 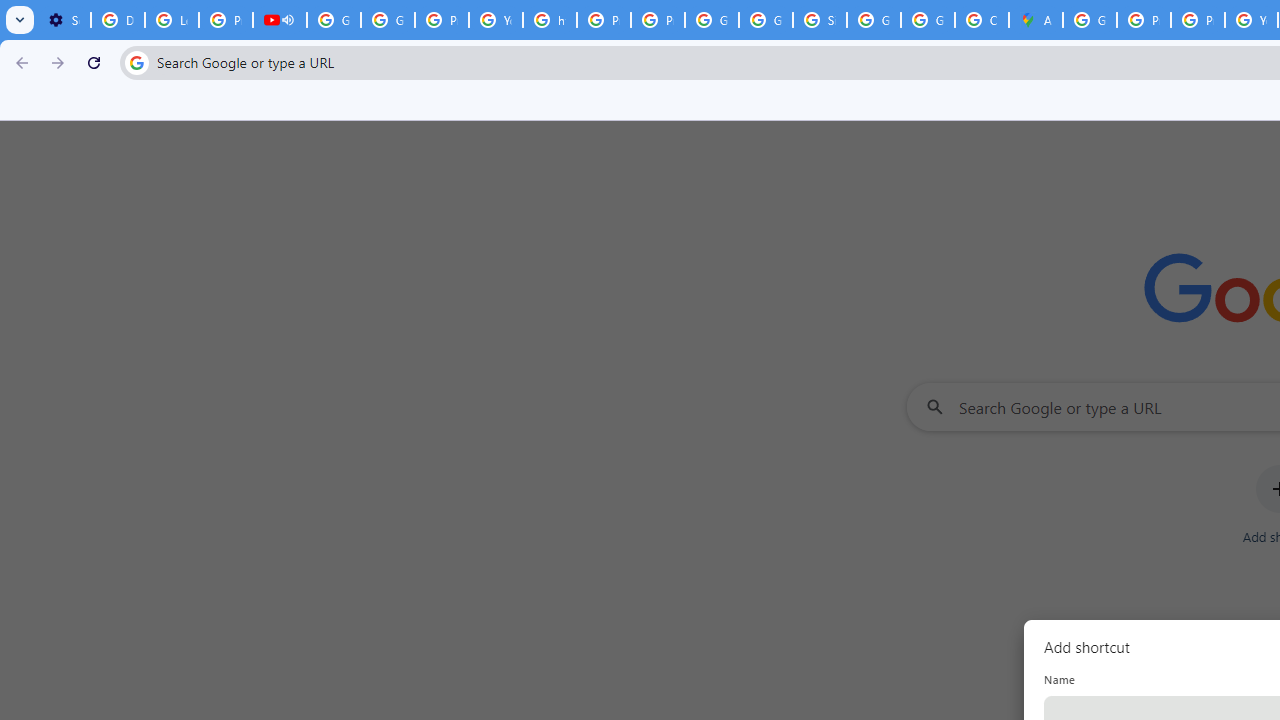 I want to click on 'Search icon', so click(x=135, y=61).